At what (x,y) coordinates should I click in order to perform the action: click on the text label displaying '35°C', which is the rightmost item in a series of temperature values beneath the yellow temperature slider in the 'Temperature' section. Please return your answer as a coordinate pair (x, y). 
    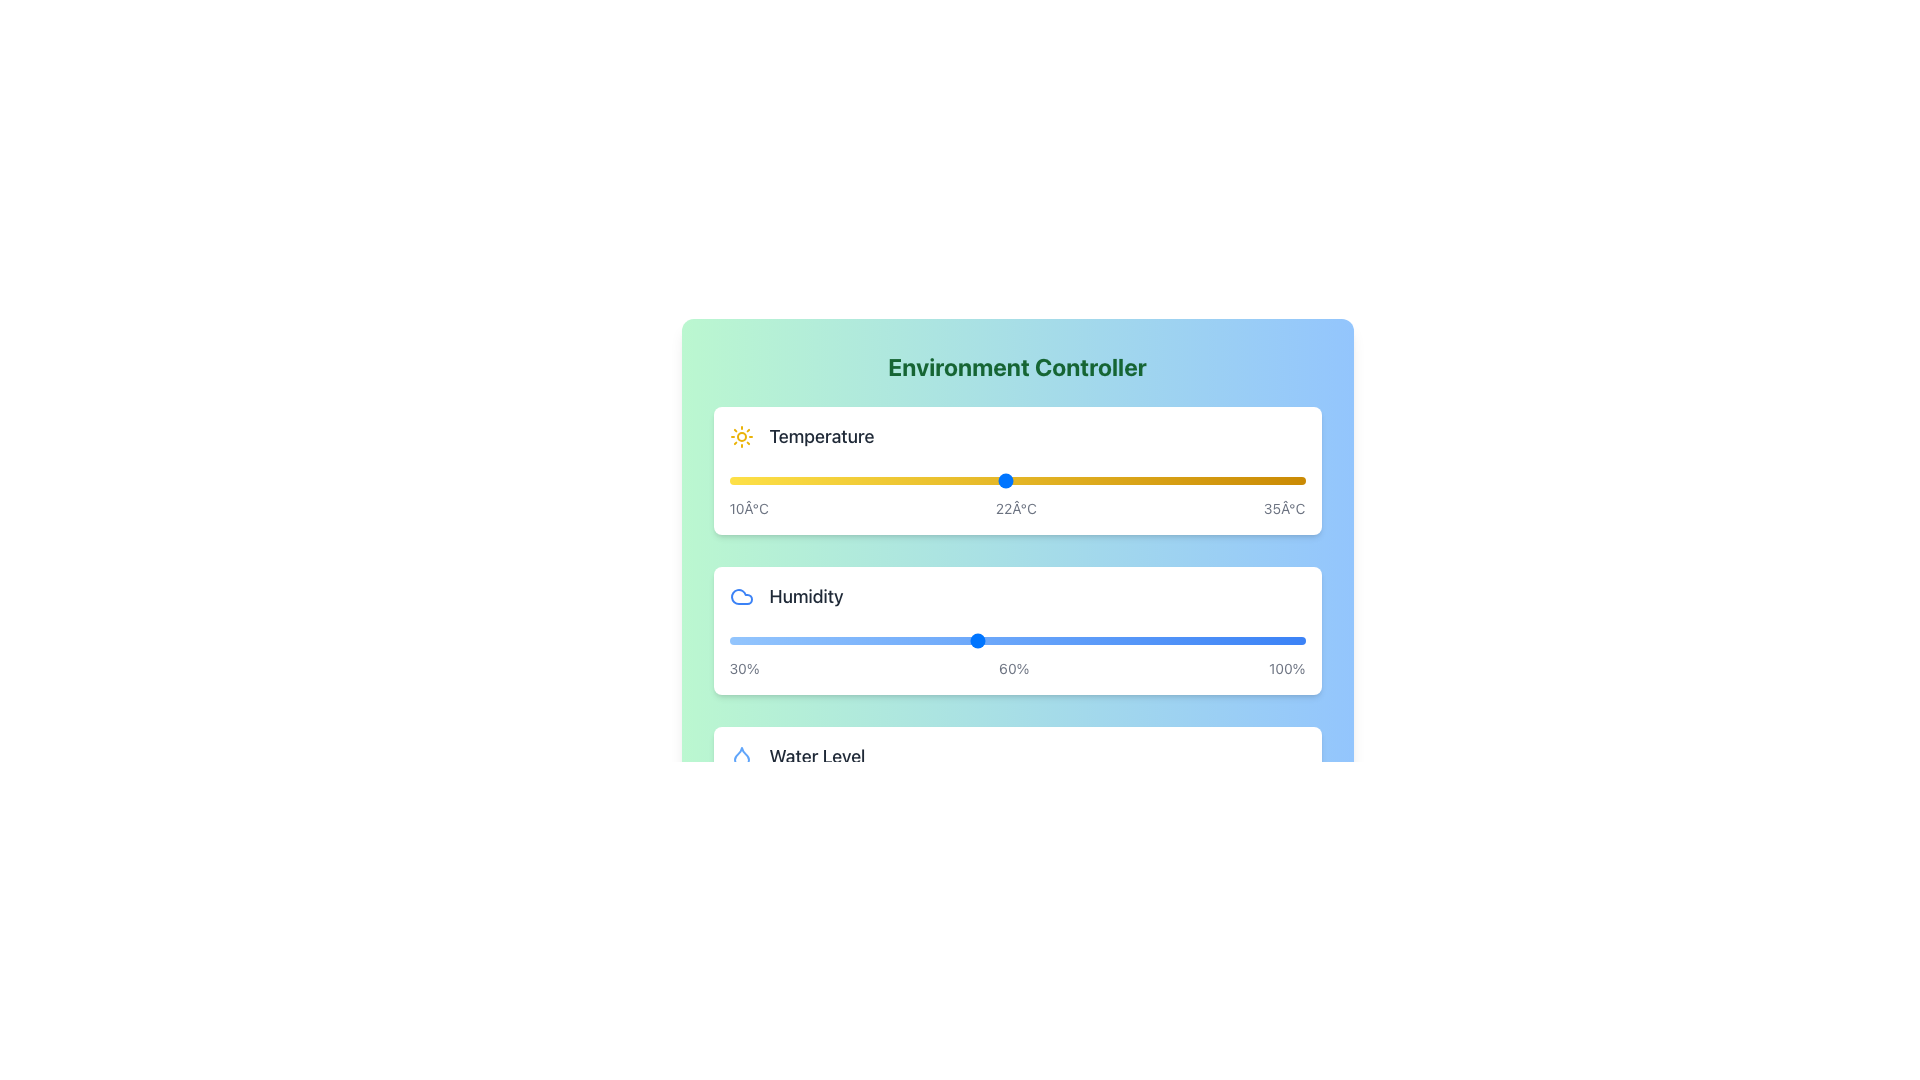
    Looking at the image, I should click on (1284, 508).